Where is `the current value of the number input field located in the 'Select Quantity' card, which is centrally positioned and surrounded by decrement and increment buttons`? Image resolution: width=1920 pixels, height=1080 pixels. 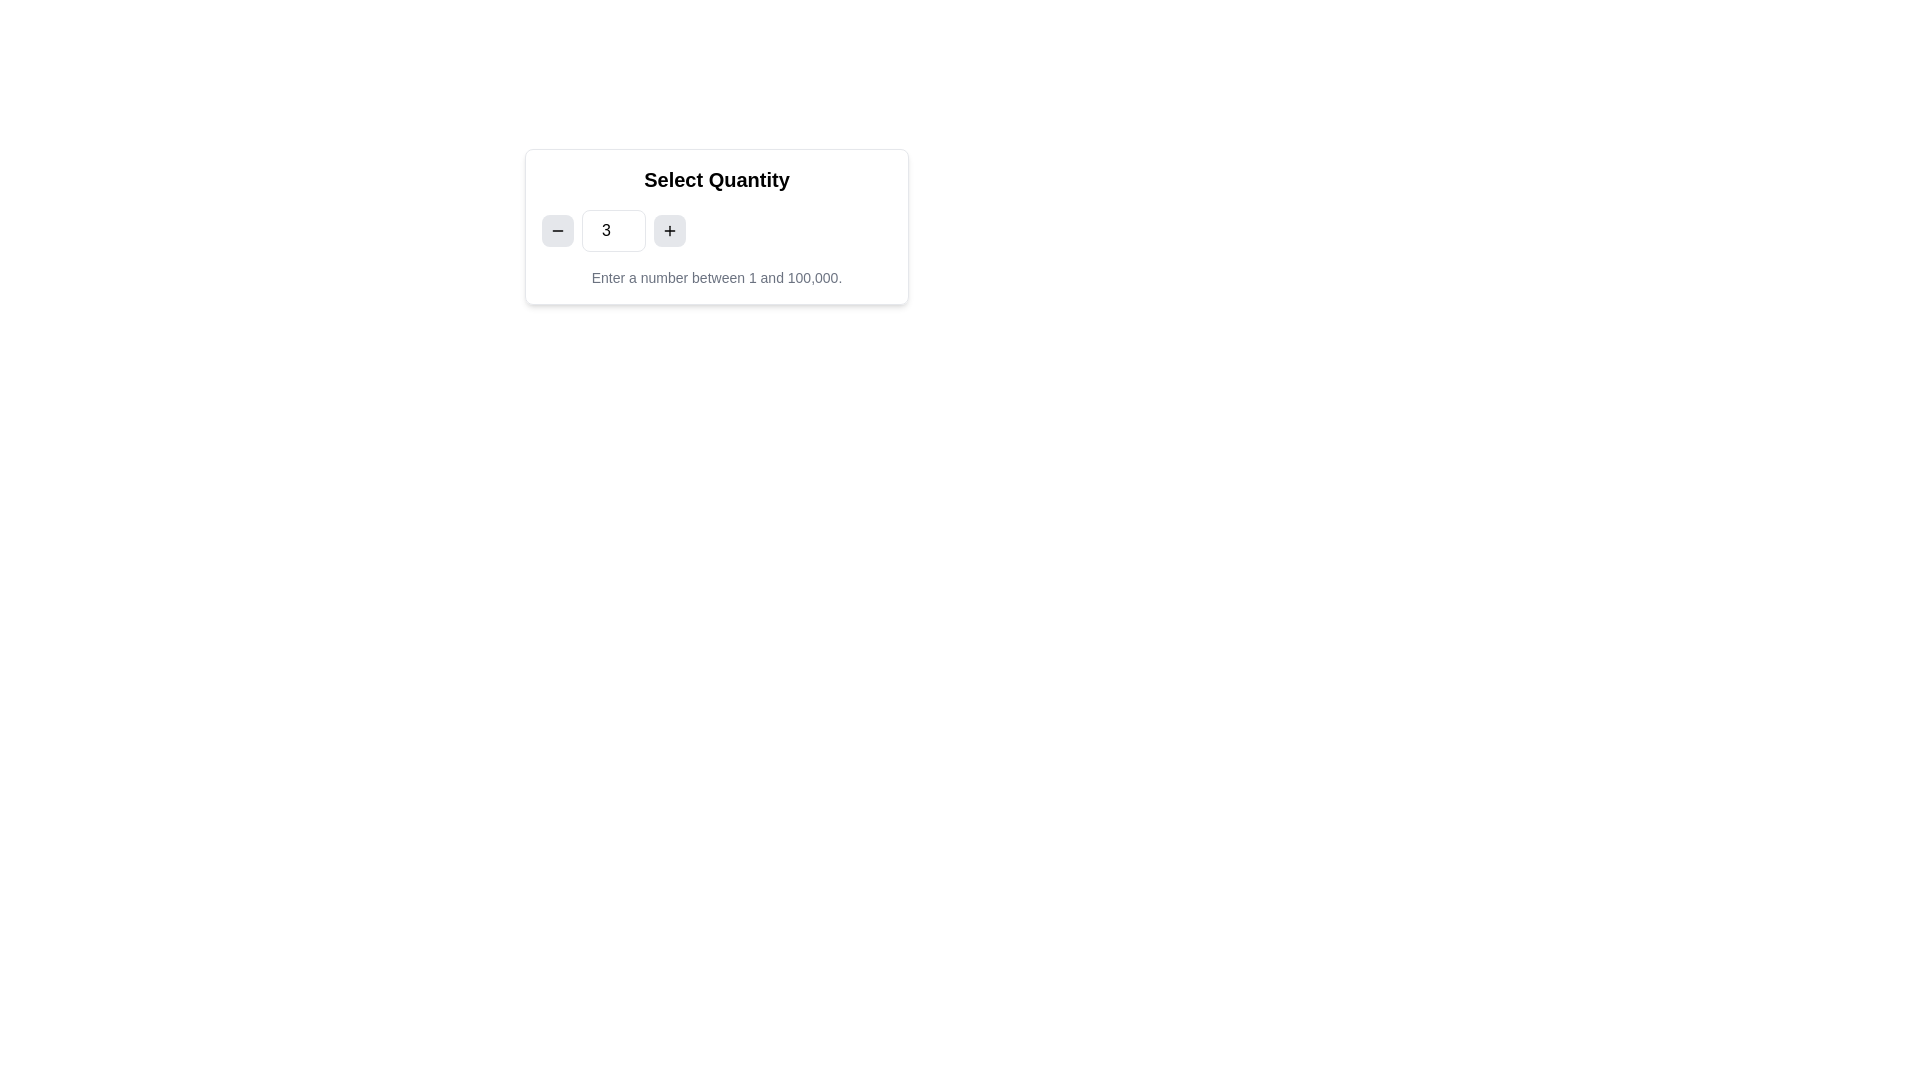
the current value of the number input field located in the 'Select Quantity' card, which is centrally positioned and surrounded by decrement and increment buttons is located at coordinates (716, 230).